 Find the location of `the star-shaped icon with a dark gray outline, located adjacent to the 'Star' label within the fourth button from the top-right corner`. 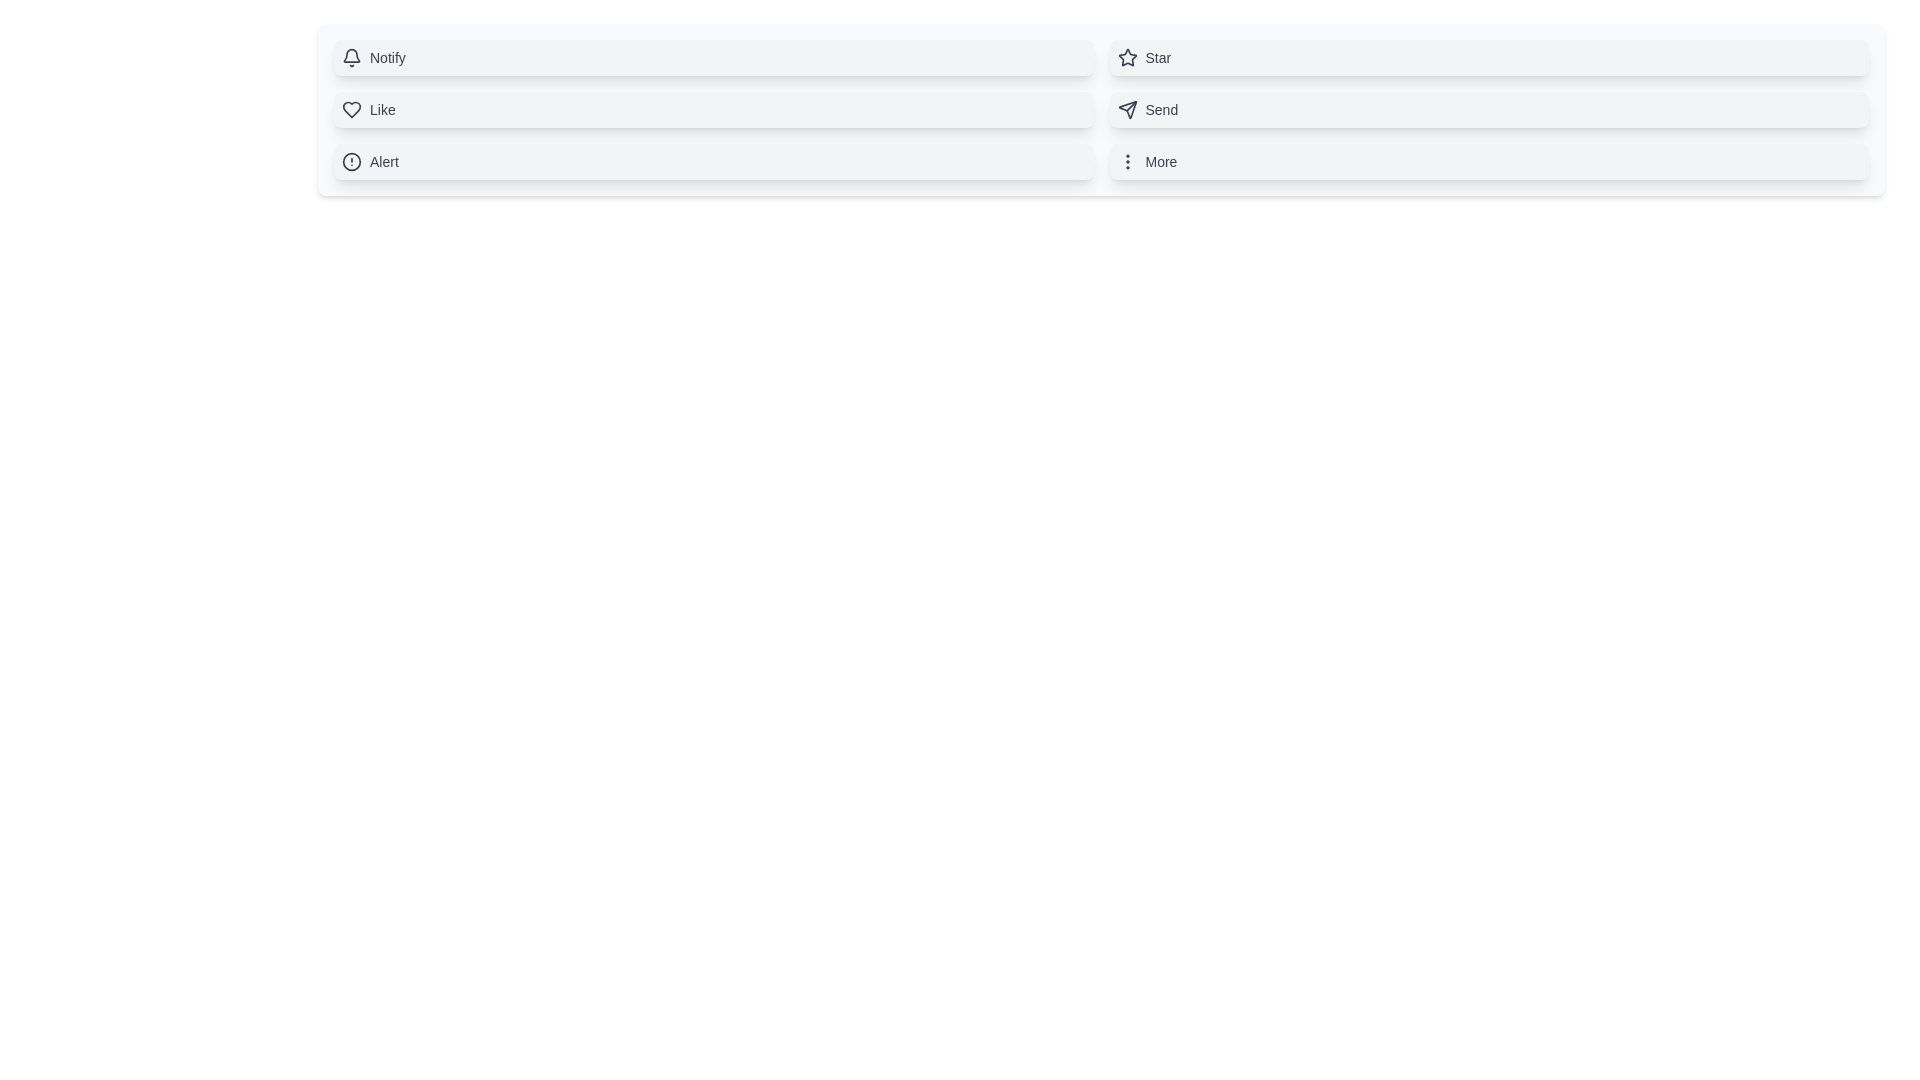

the star-shaped icon with a dark gray outline, located adjacent to the 'Star' label within the fourth button from the top-right corner is located at coordinates (1127, 56).